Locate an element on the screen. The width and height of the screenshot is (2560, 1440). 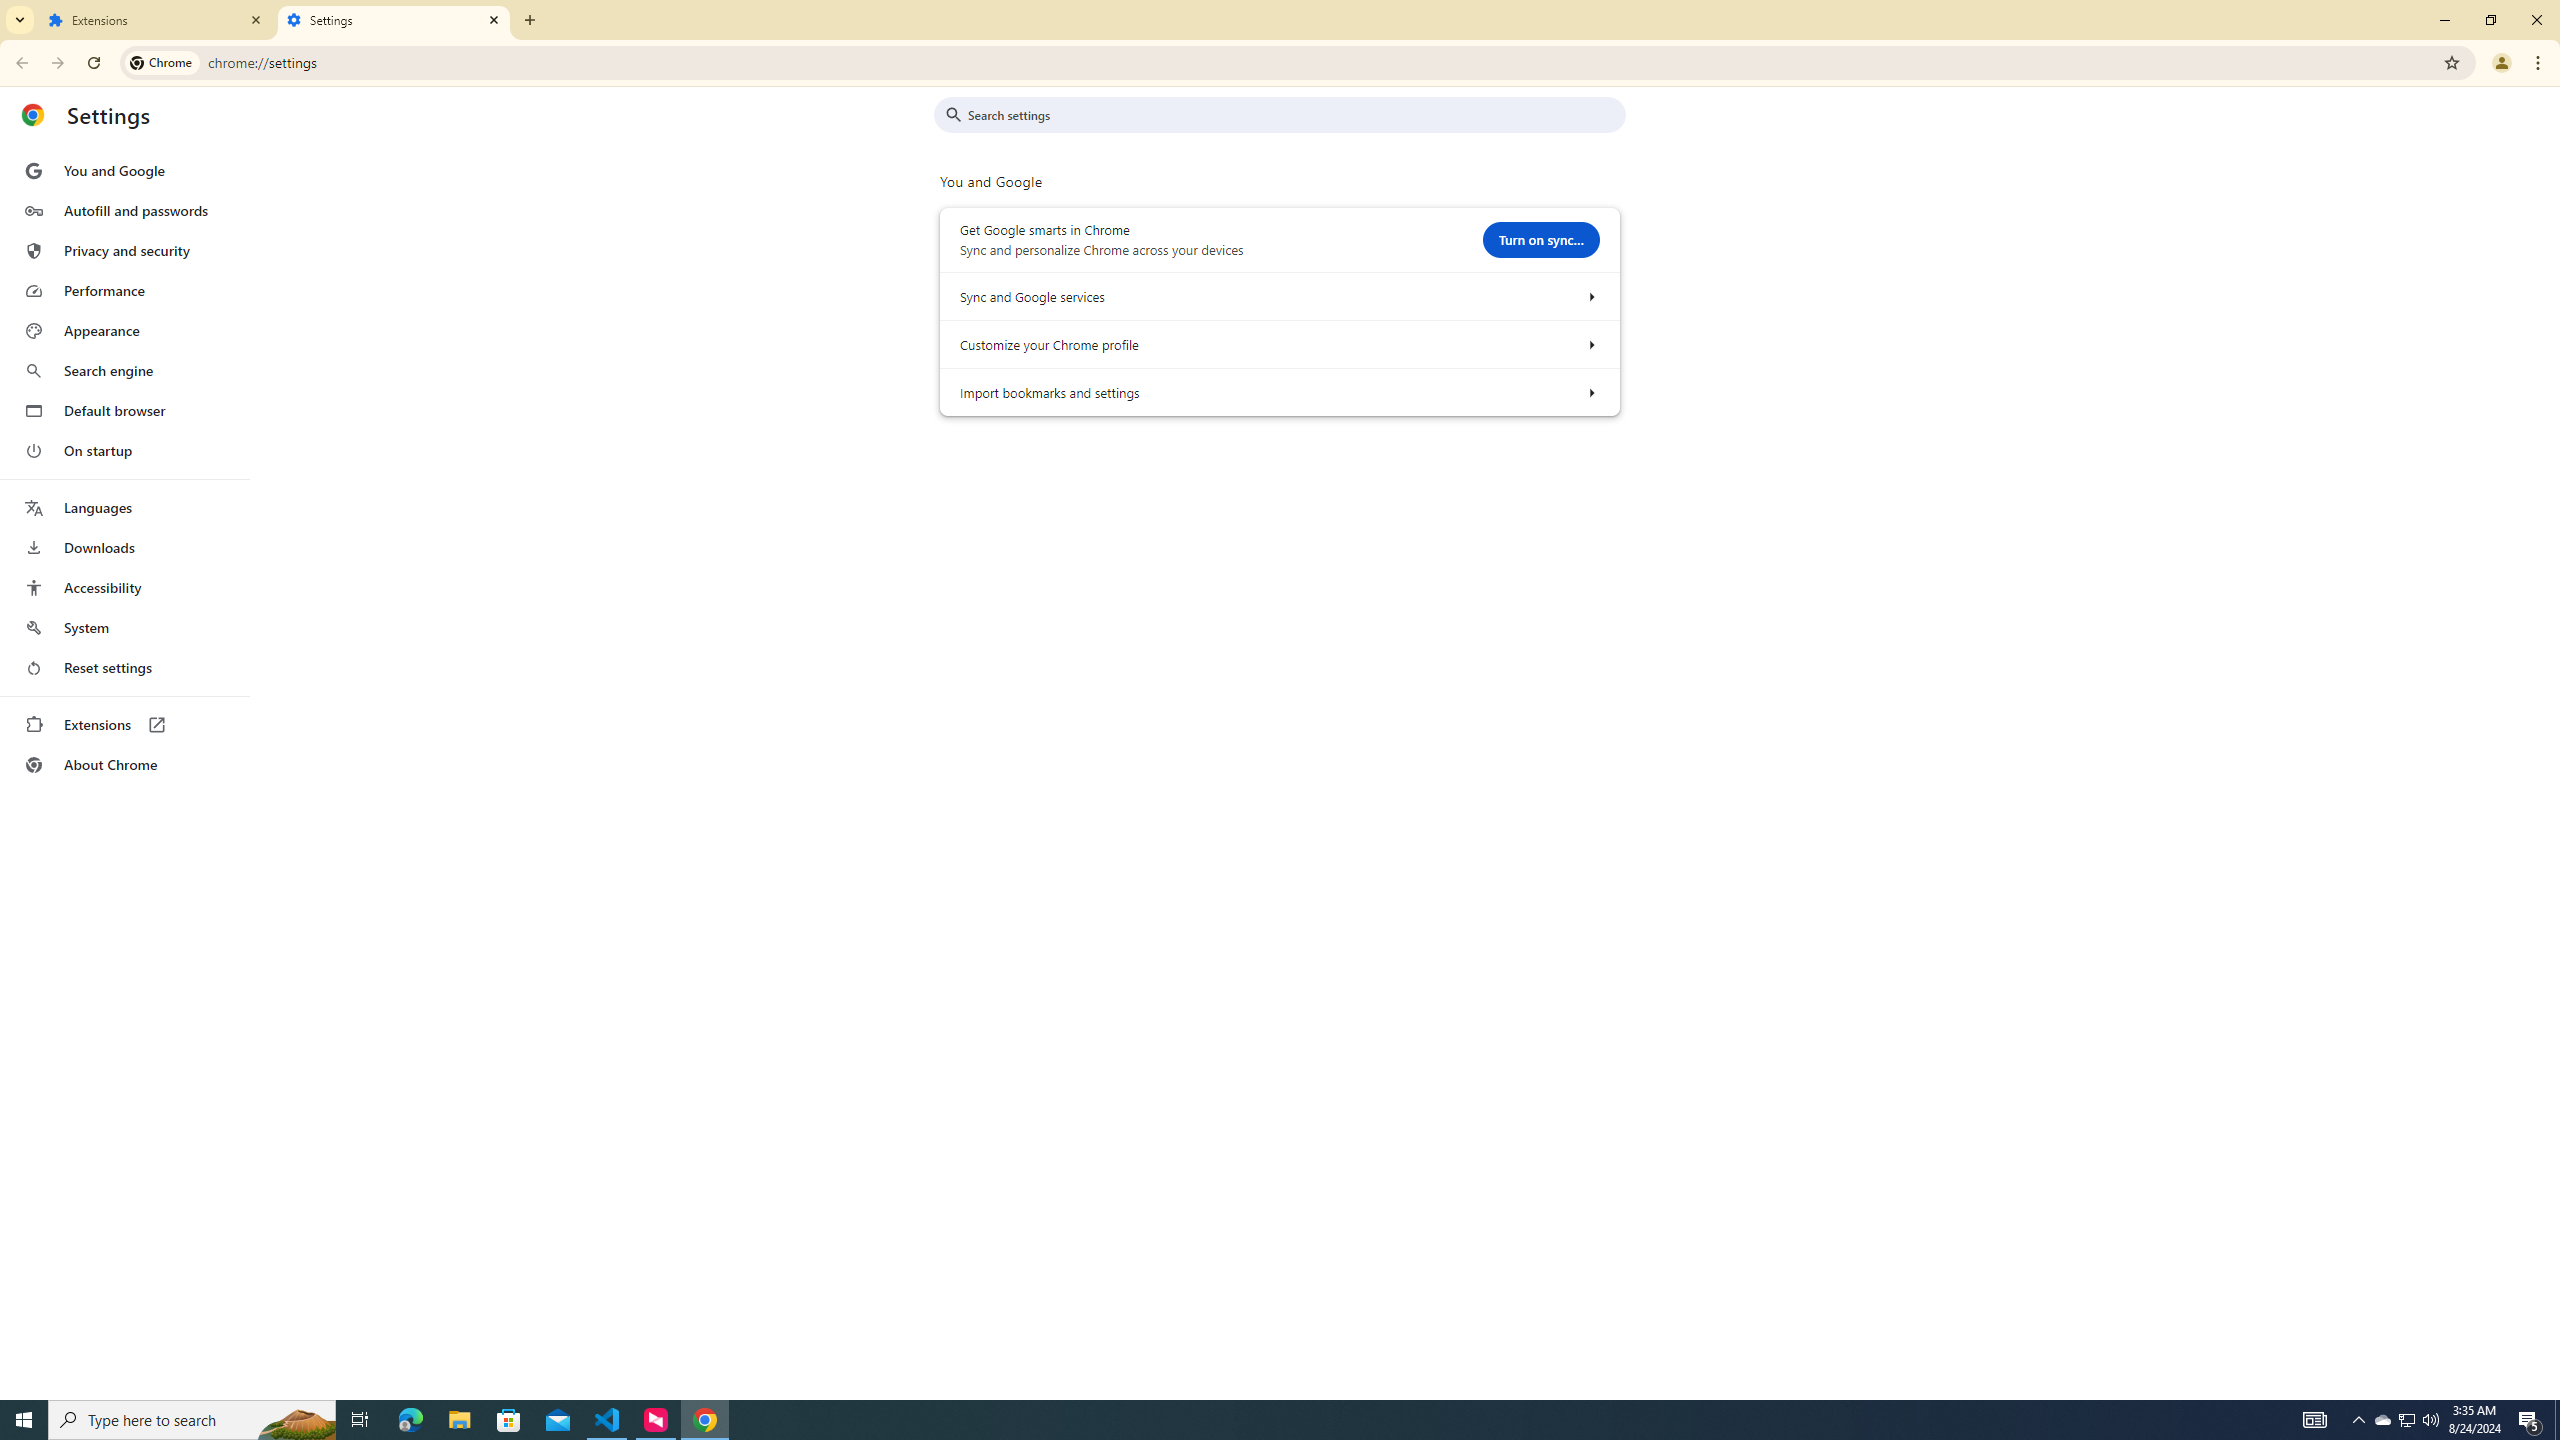
'AutomationID: menu' is located at coordinates (125, 467).